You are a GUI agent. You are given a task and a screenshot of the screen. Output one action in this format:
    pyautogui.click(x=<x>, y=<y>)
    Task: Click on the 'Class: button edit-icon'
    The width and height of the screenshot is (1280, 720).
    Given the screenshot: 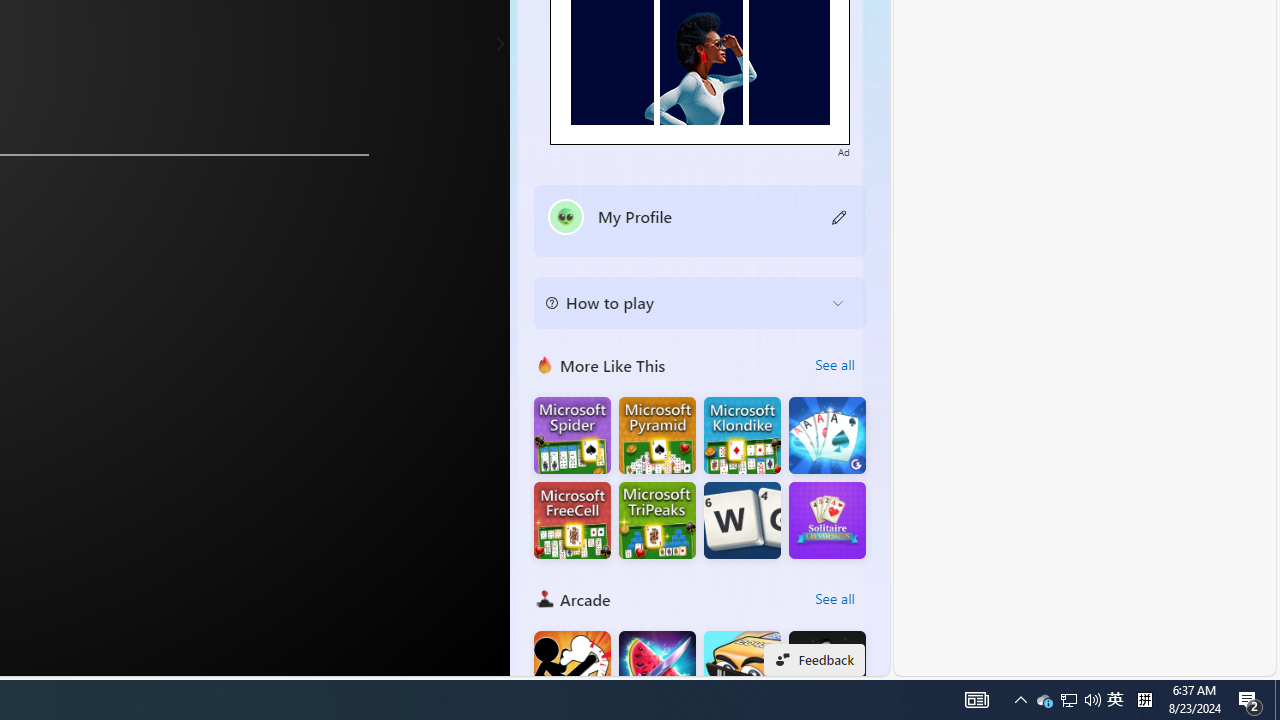 What is the action you would take?
    pyautogui.click(x=839, y=216)
    